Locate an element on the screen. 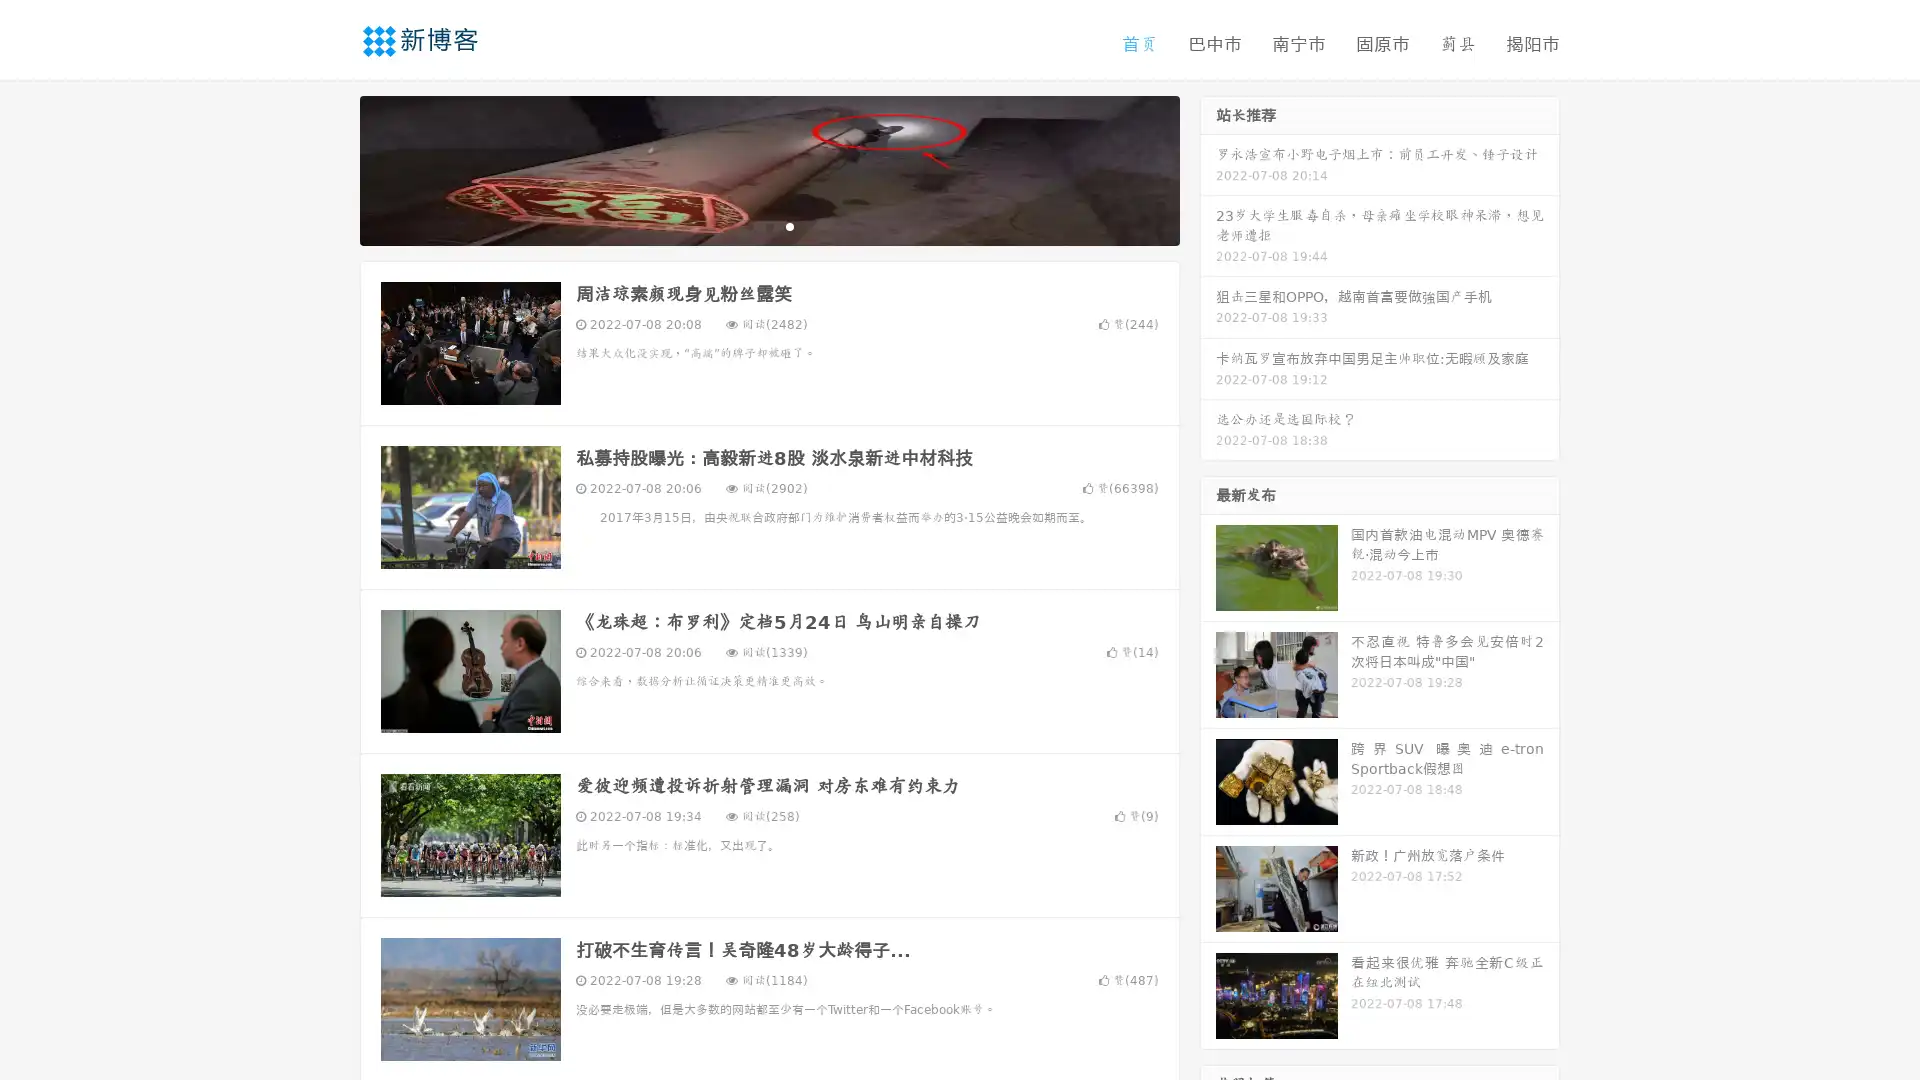  Previous slide is located at coordinates (330, 168).